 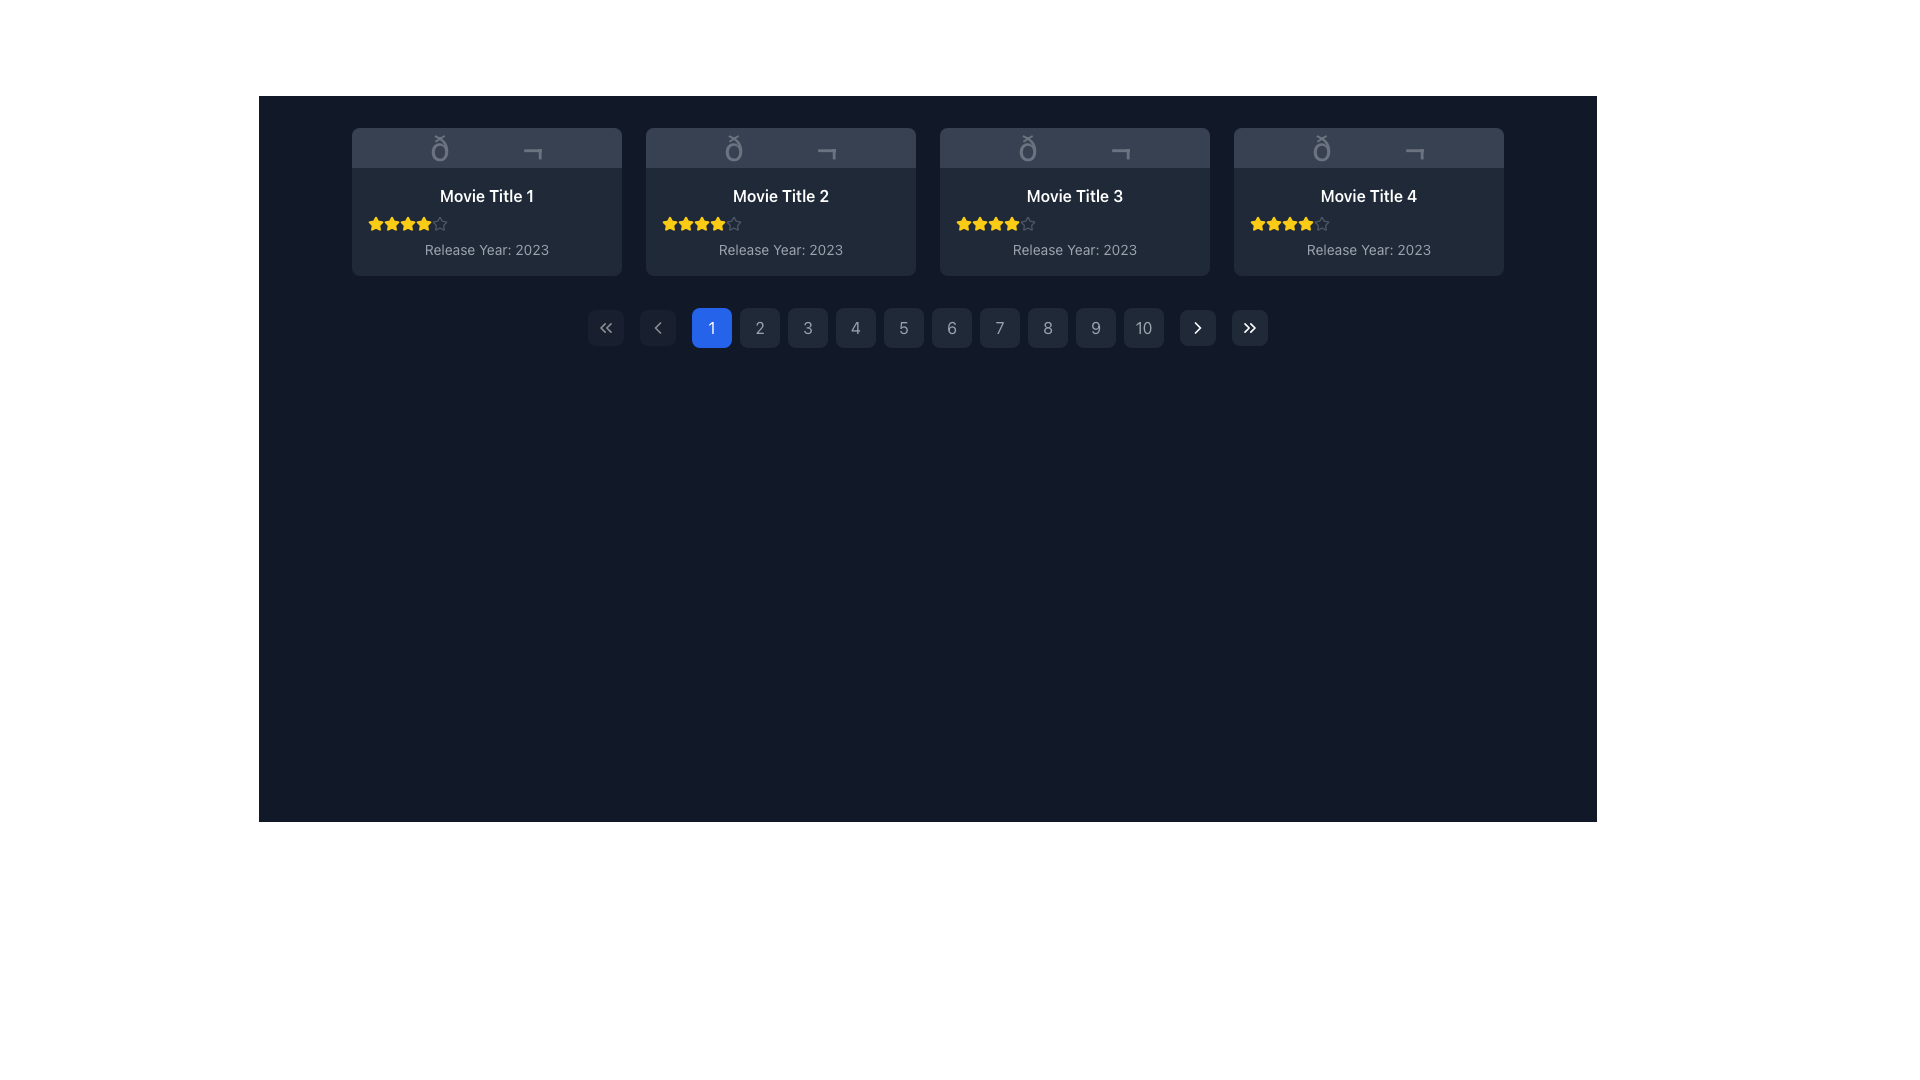 I want to click on the button that navigates to the previous set of items in the paginated list, located at the bottom center of the page, second from the left, so click(x=657, y=326).